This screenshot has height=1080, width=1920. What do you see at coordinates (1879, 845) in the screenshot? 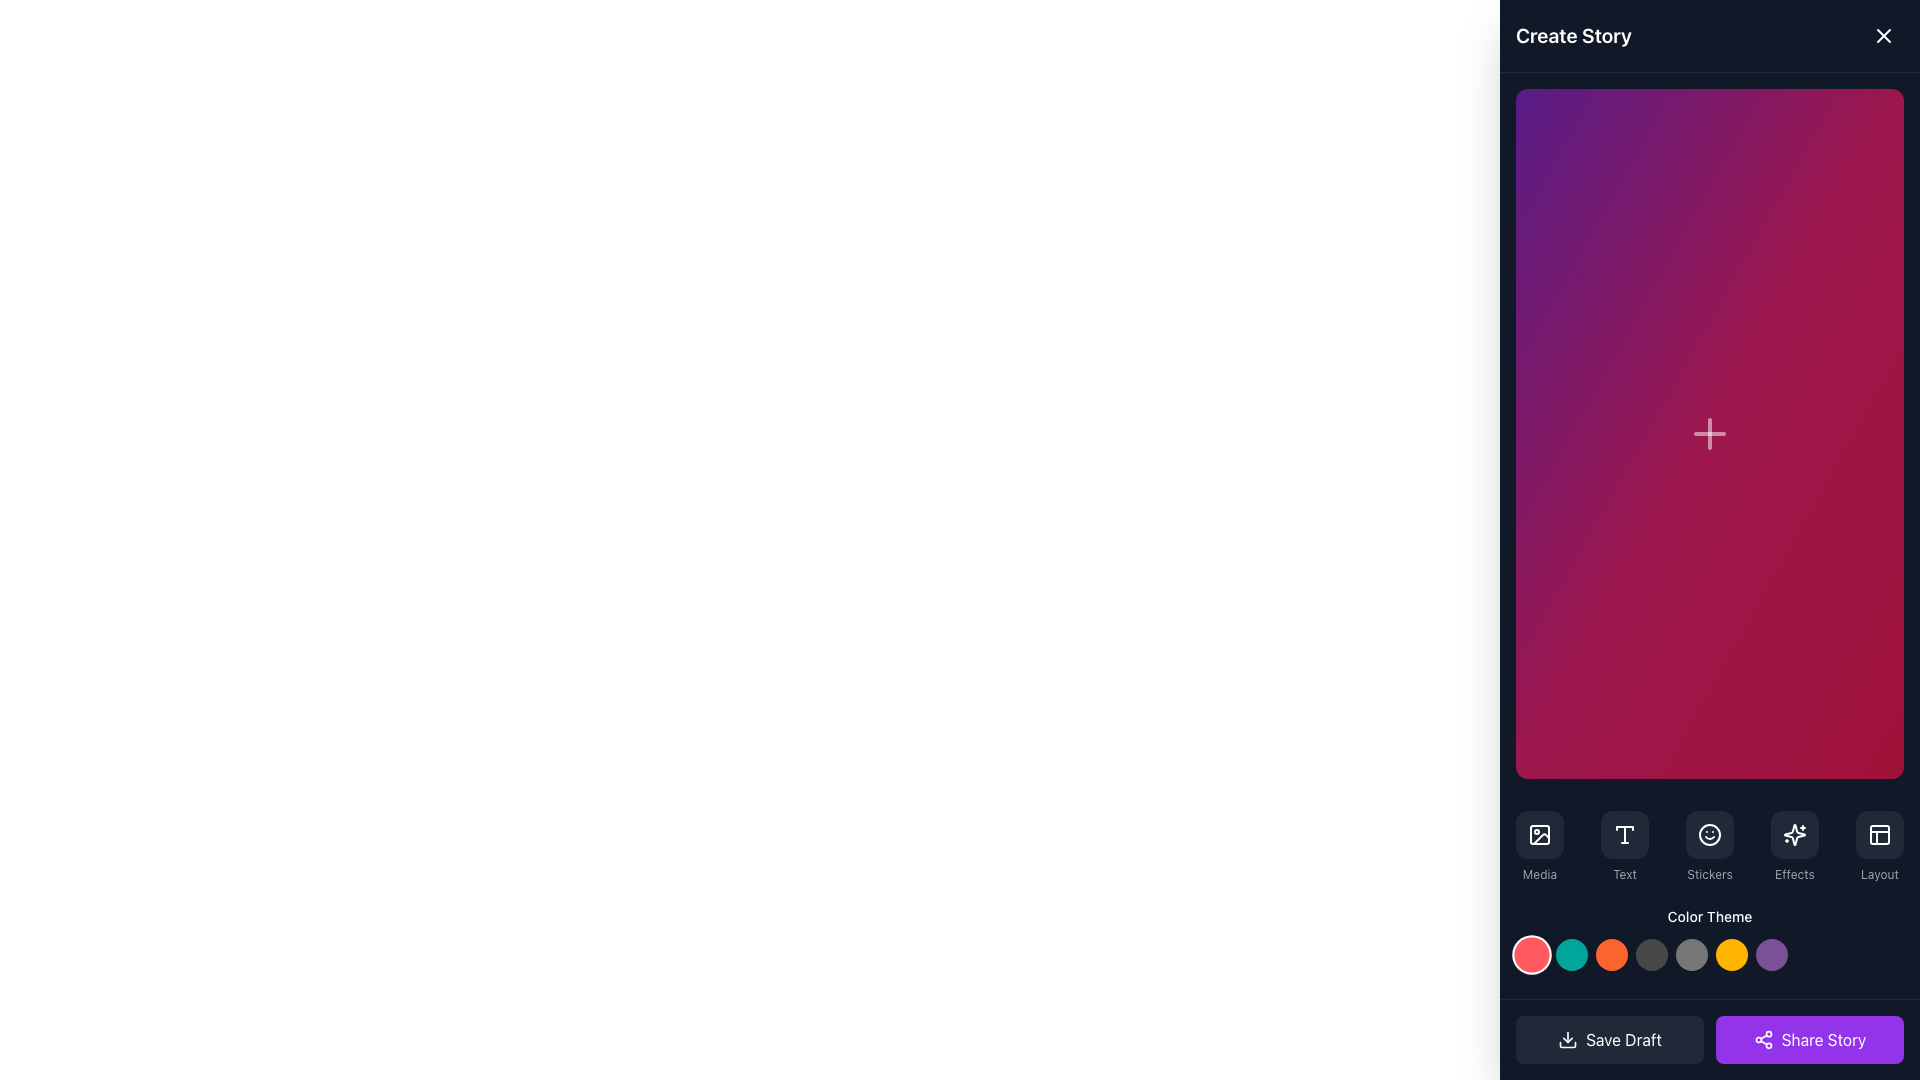
I see `the layout customization button located in the bottom right corner of the interface, which is the fifth option in the horizontally arranged menu` at bounding box center [1879, 845].